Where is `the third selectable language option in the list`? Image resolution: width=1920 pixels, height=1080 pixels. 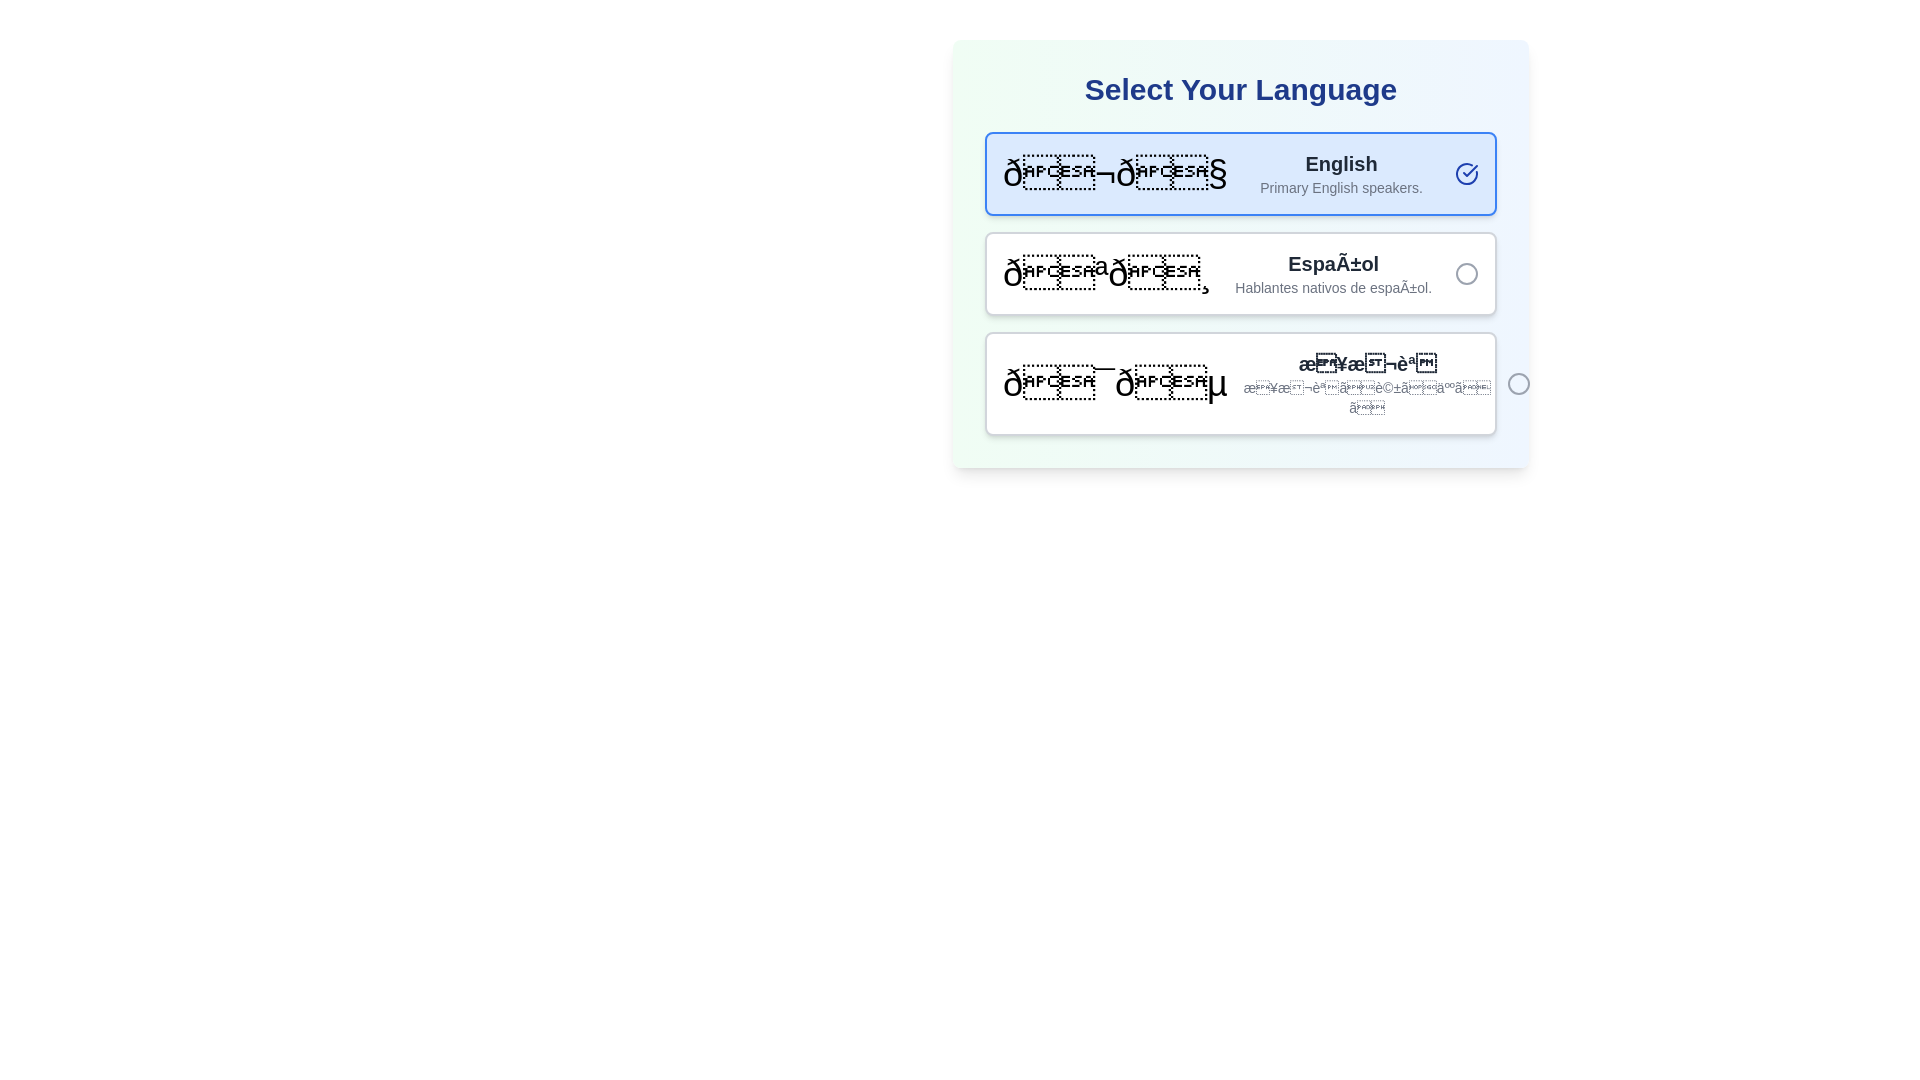 the third selectable language option in the list is located at coordinates (1240, 384).